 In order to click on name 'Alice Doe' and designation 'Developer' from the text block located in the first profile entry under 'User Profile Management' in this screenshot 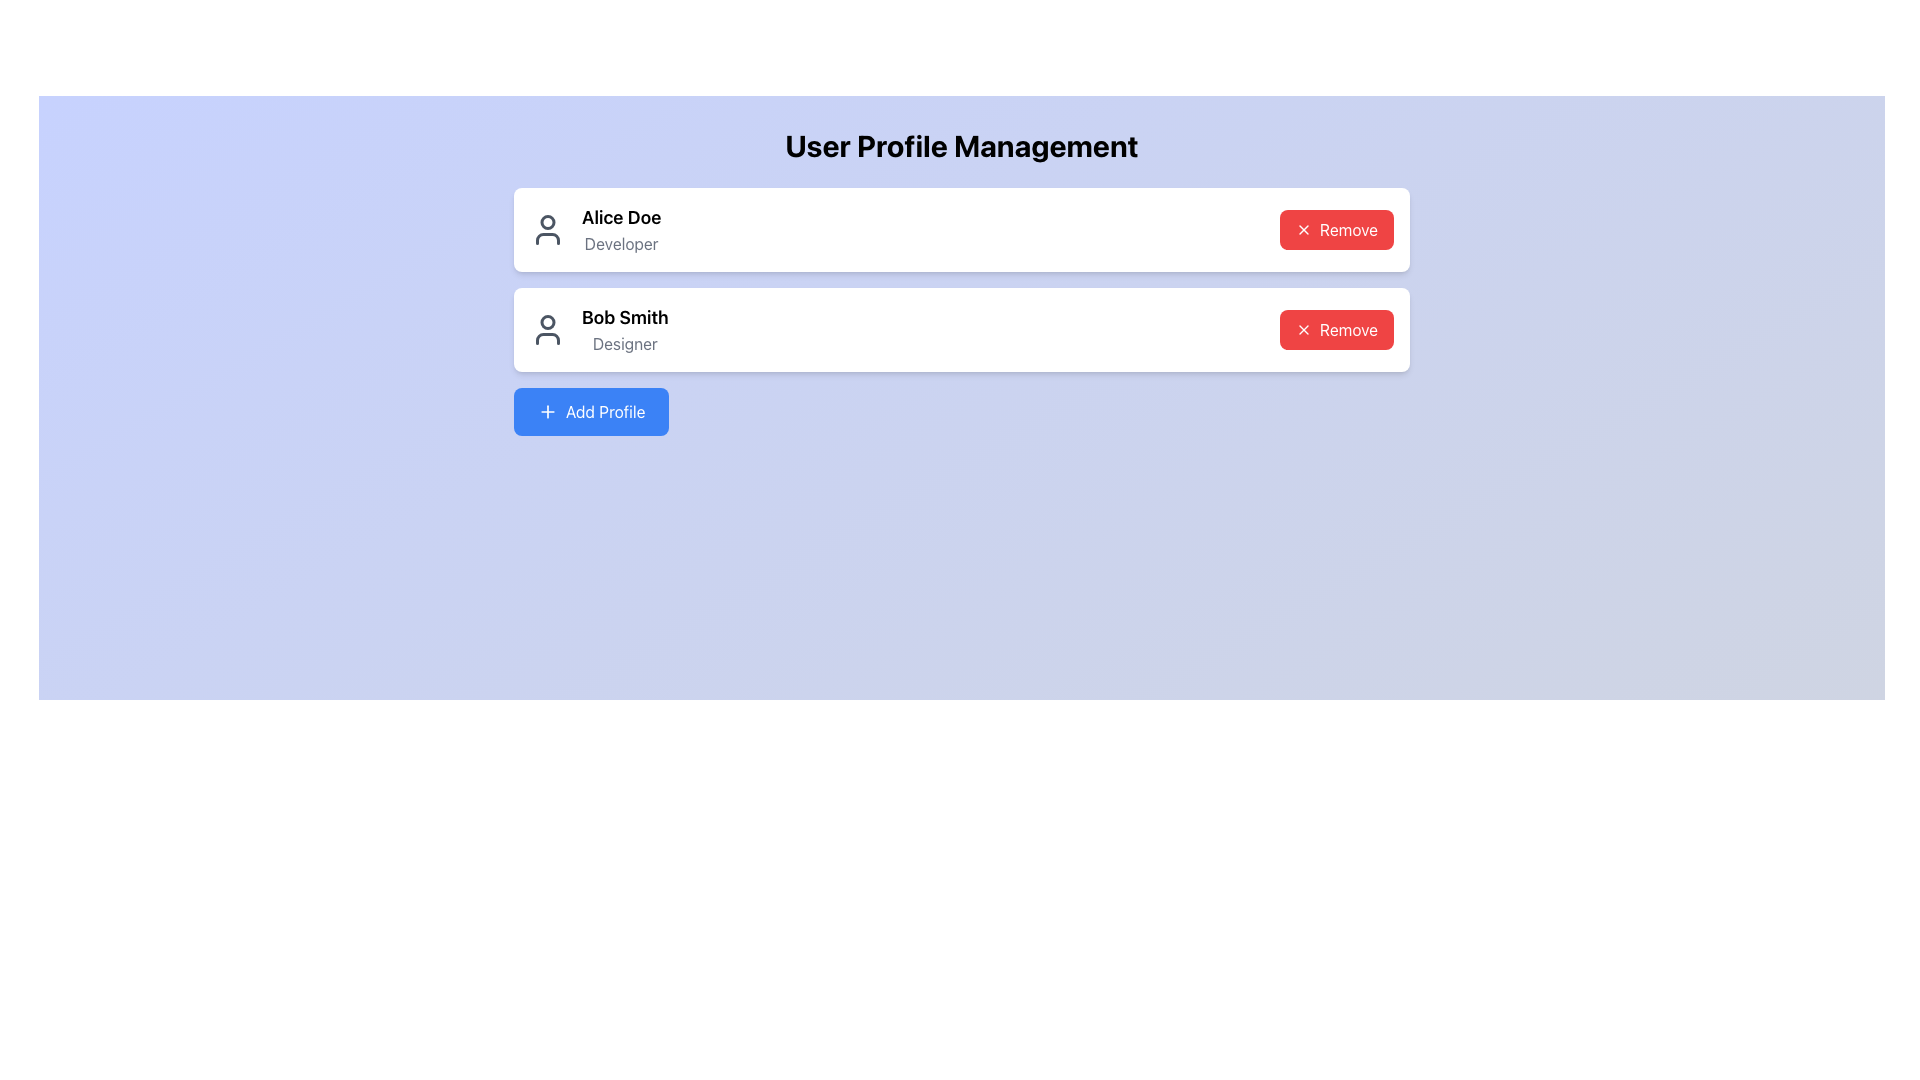, I will do `click(620, 229)`.